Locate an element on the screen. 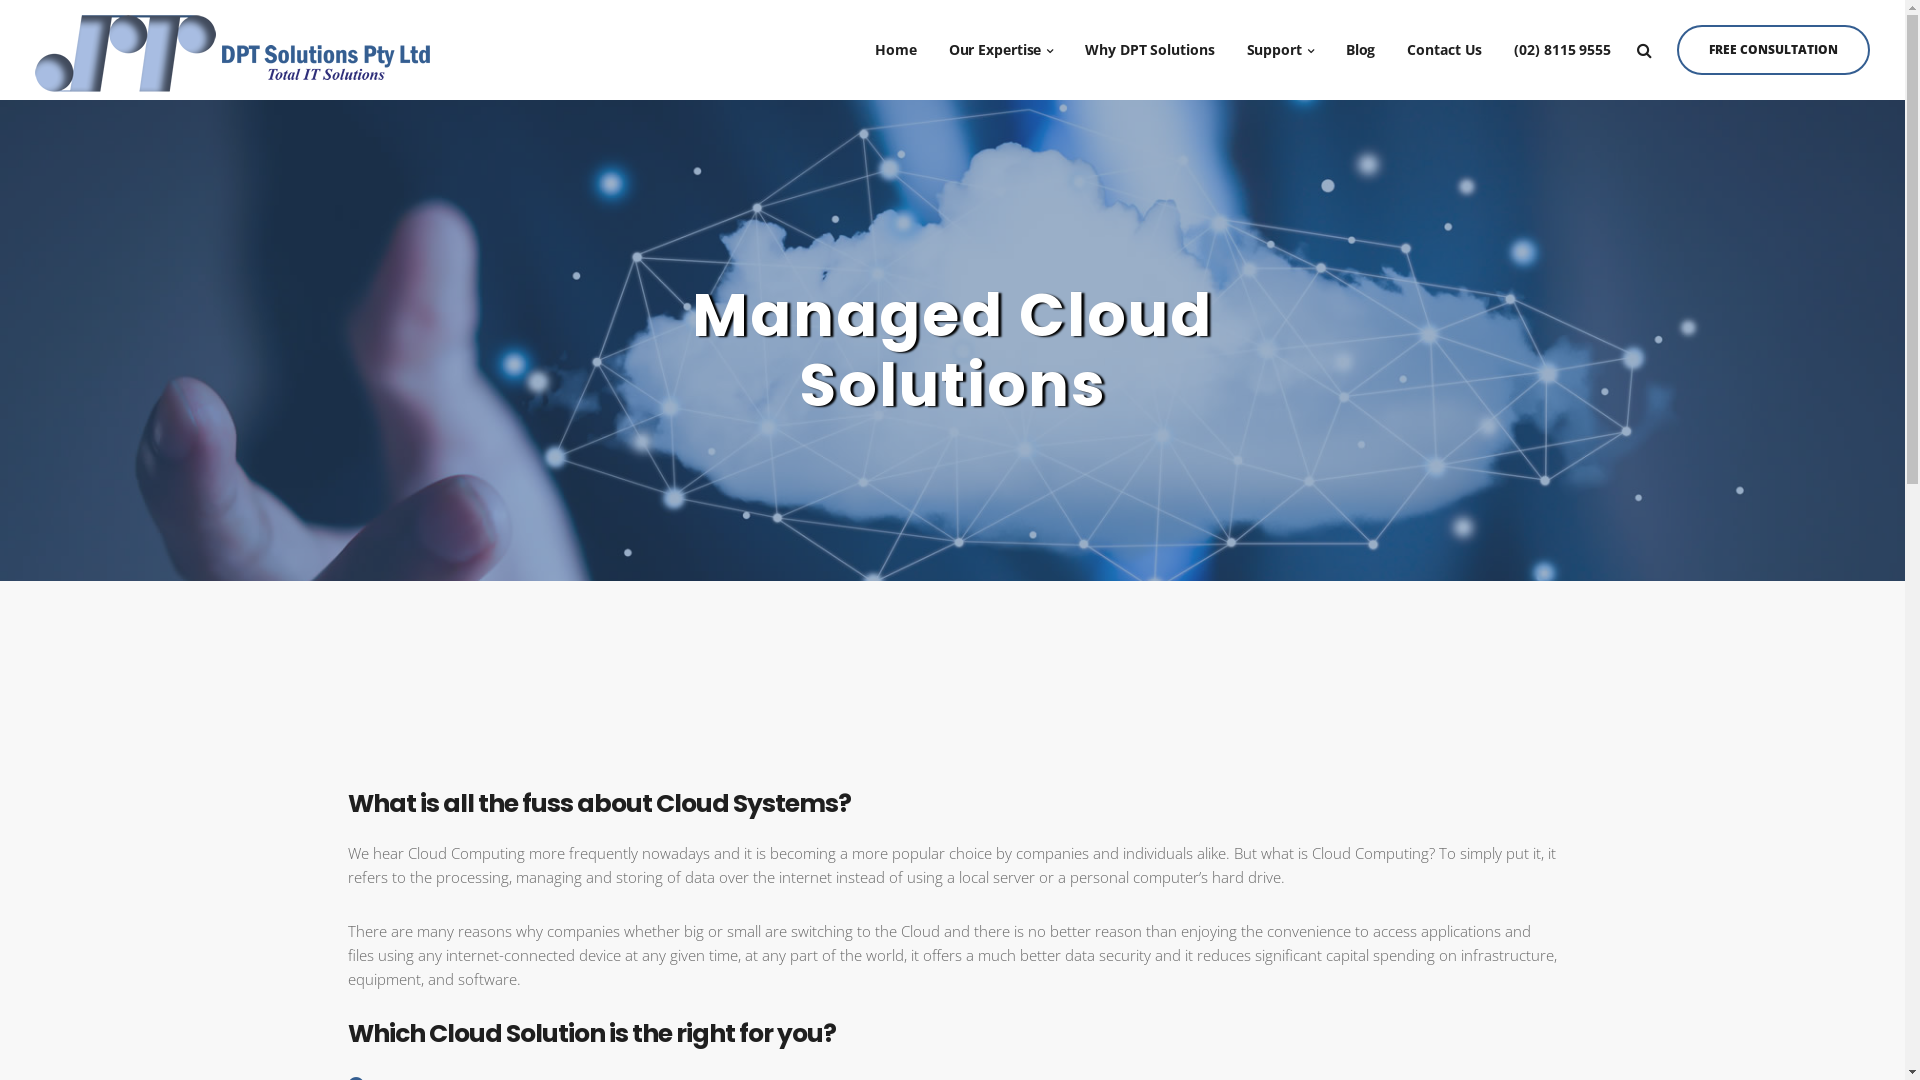 Image resolution: width=1920 pixels, height=1080 pixels. 'Home' is located at coordinates (895, 49).